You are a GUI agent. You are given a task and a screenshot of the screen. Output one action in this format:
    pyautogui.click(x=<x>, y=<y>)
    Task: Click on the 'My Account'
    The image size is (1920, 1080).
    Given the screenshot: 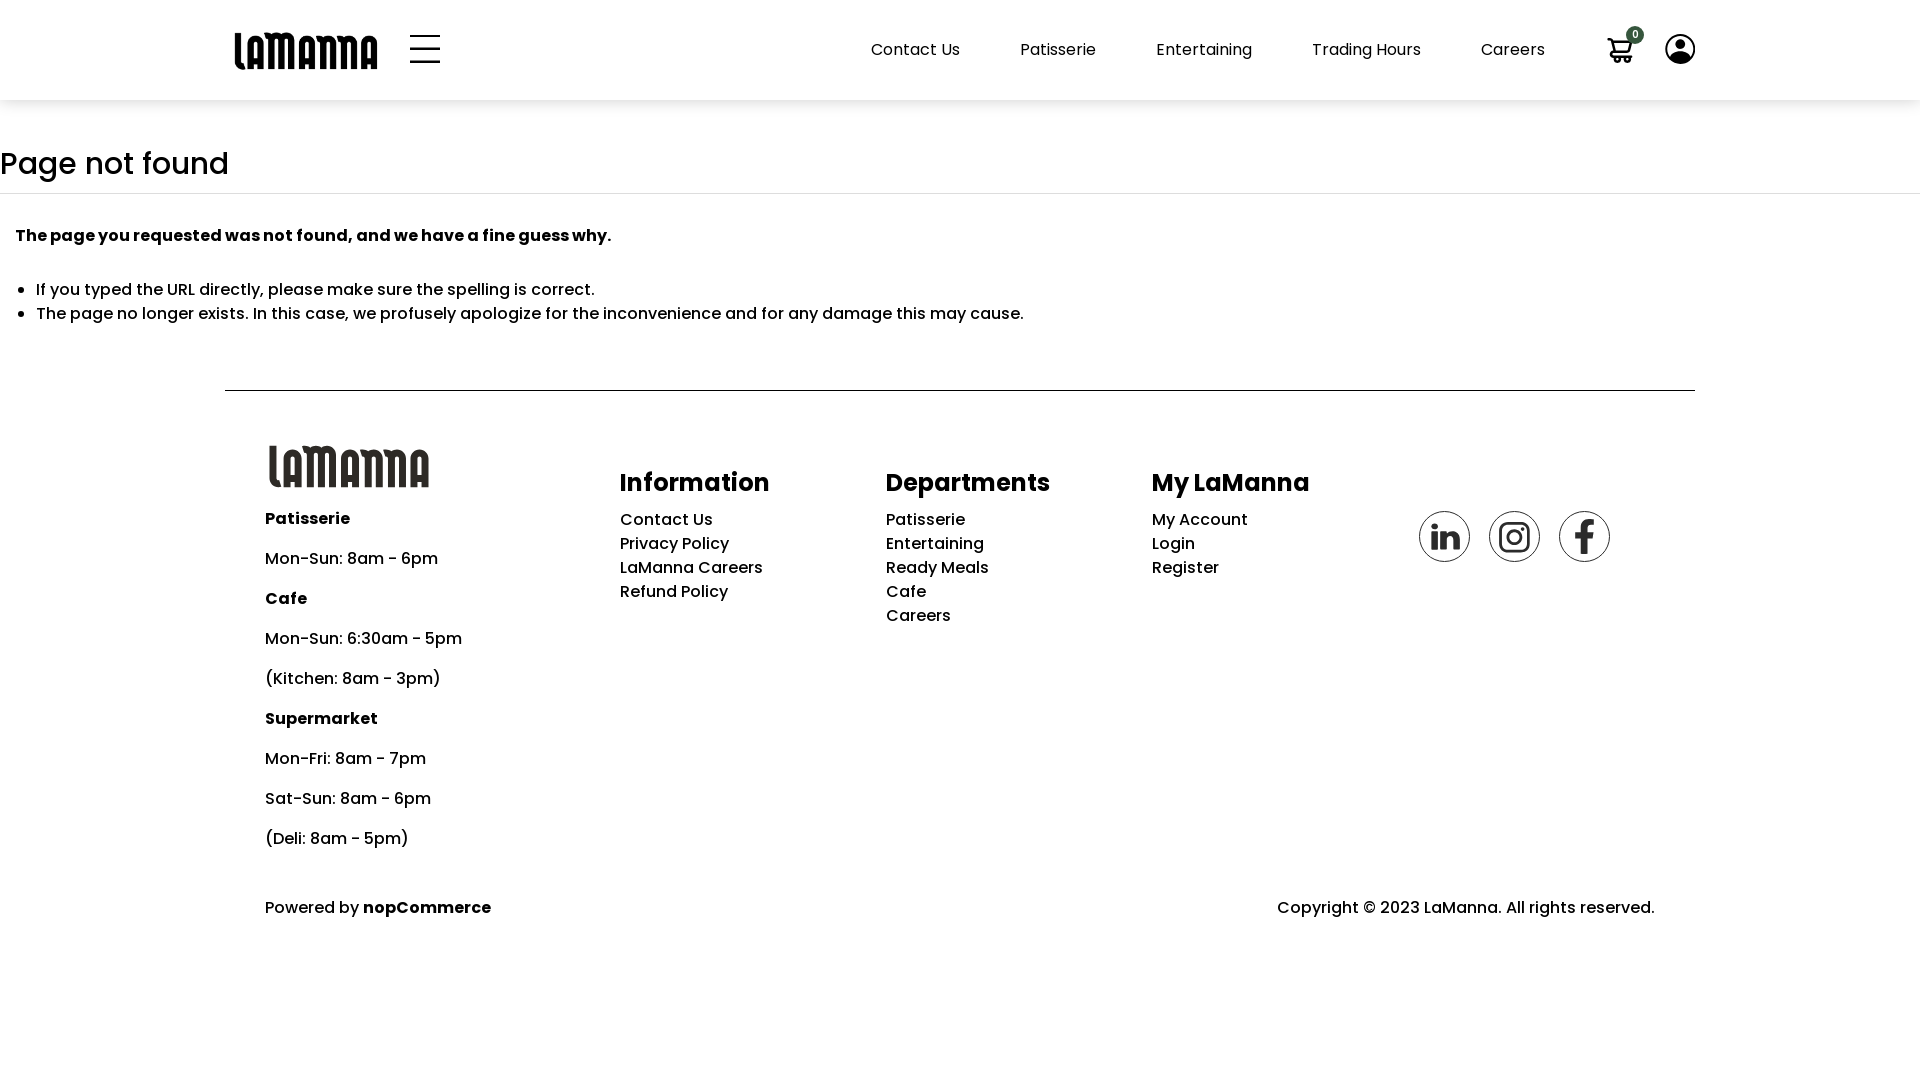 What is the action you would take?
    pyautogui.click(x=1269, y=519)
    